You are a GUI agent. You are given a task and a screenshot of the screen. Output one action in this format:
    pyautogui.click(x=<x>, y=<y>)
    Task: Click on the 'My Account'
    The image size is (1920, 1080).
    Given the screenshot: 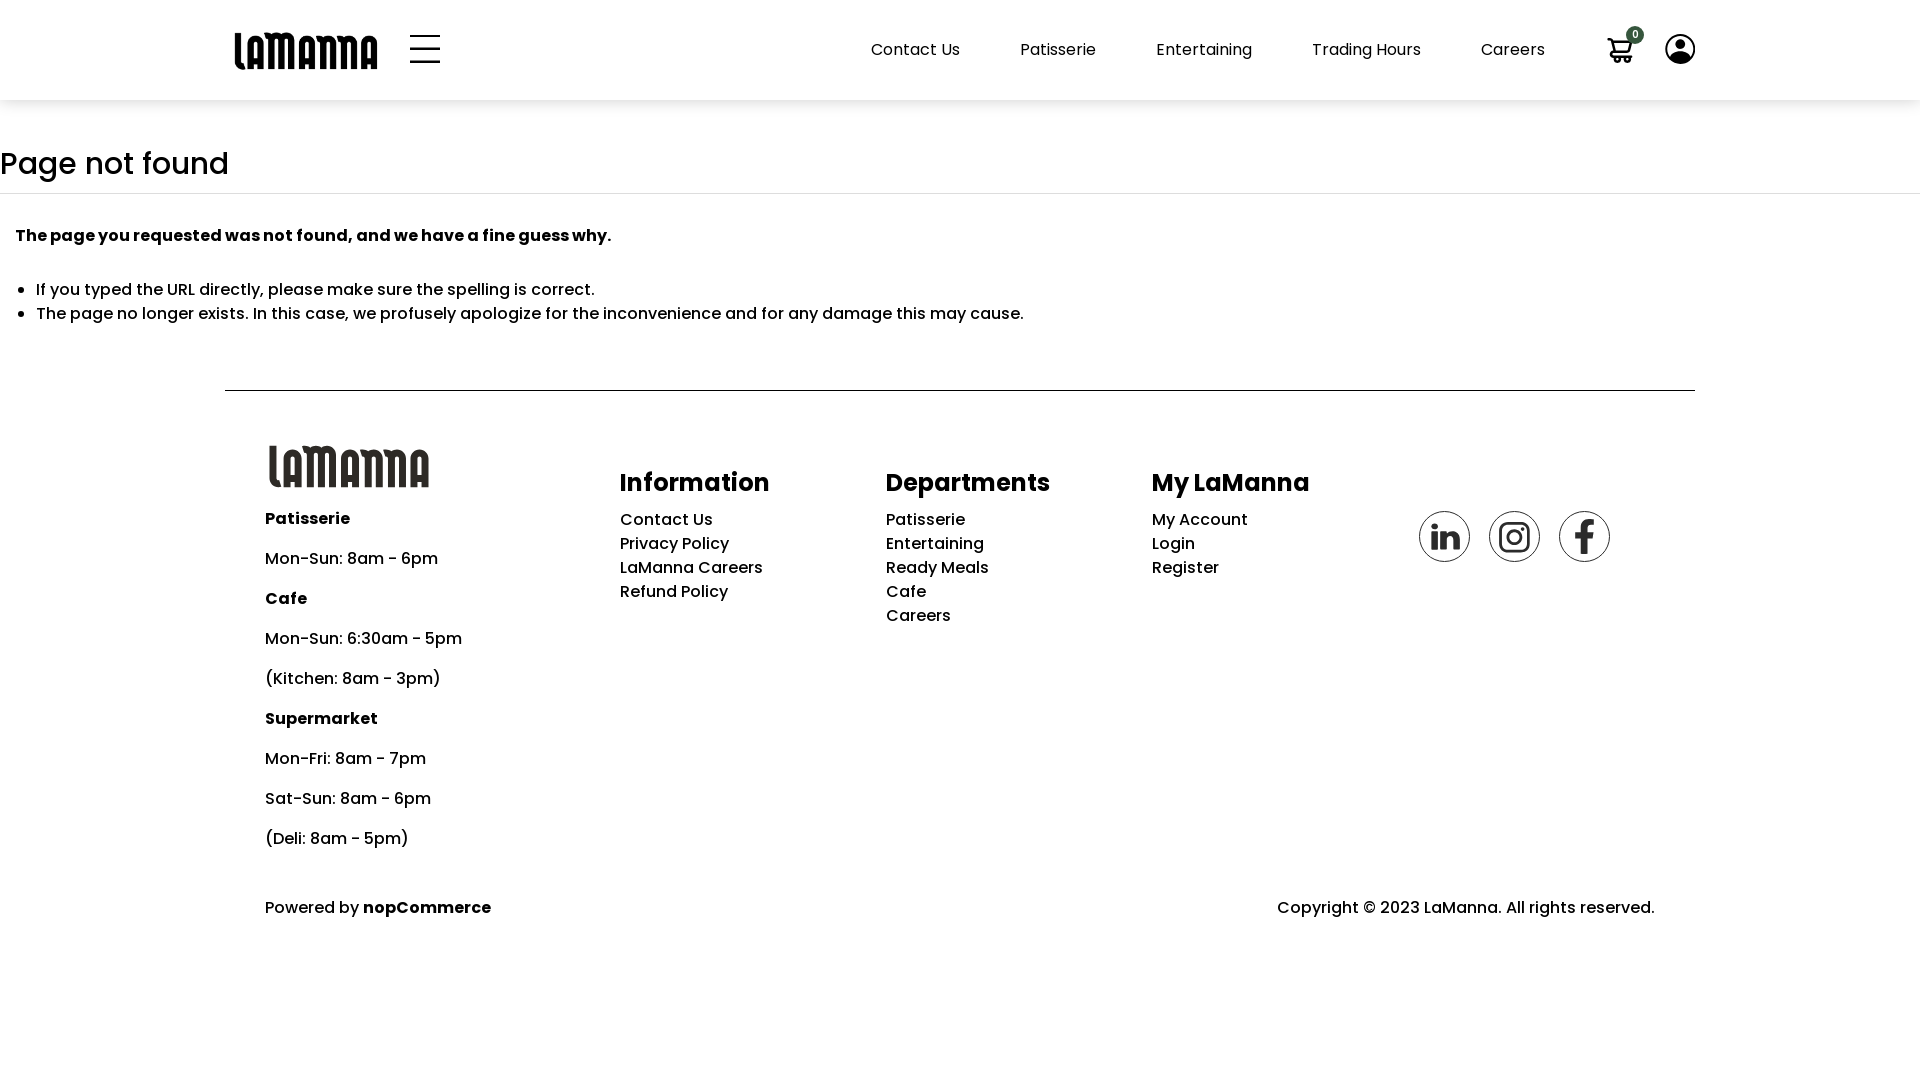 What is the action you would take?
    pyautogui.click(x=1269, y=519)
    